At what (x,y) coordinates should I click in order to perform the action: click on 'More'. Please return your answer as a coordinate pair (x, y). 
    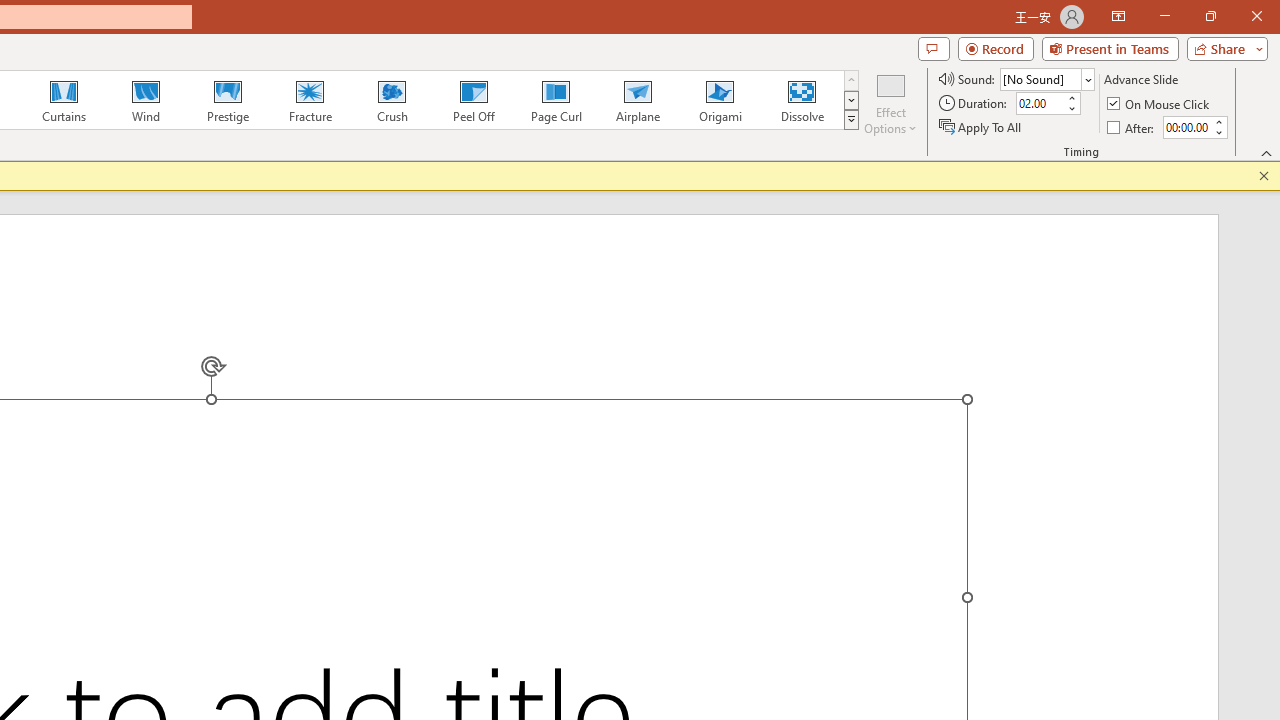
    Looking at the image, I should click on (1217, 121).